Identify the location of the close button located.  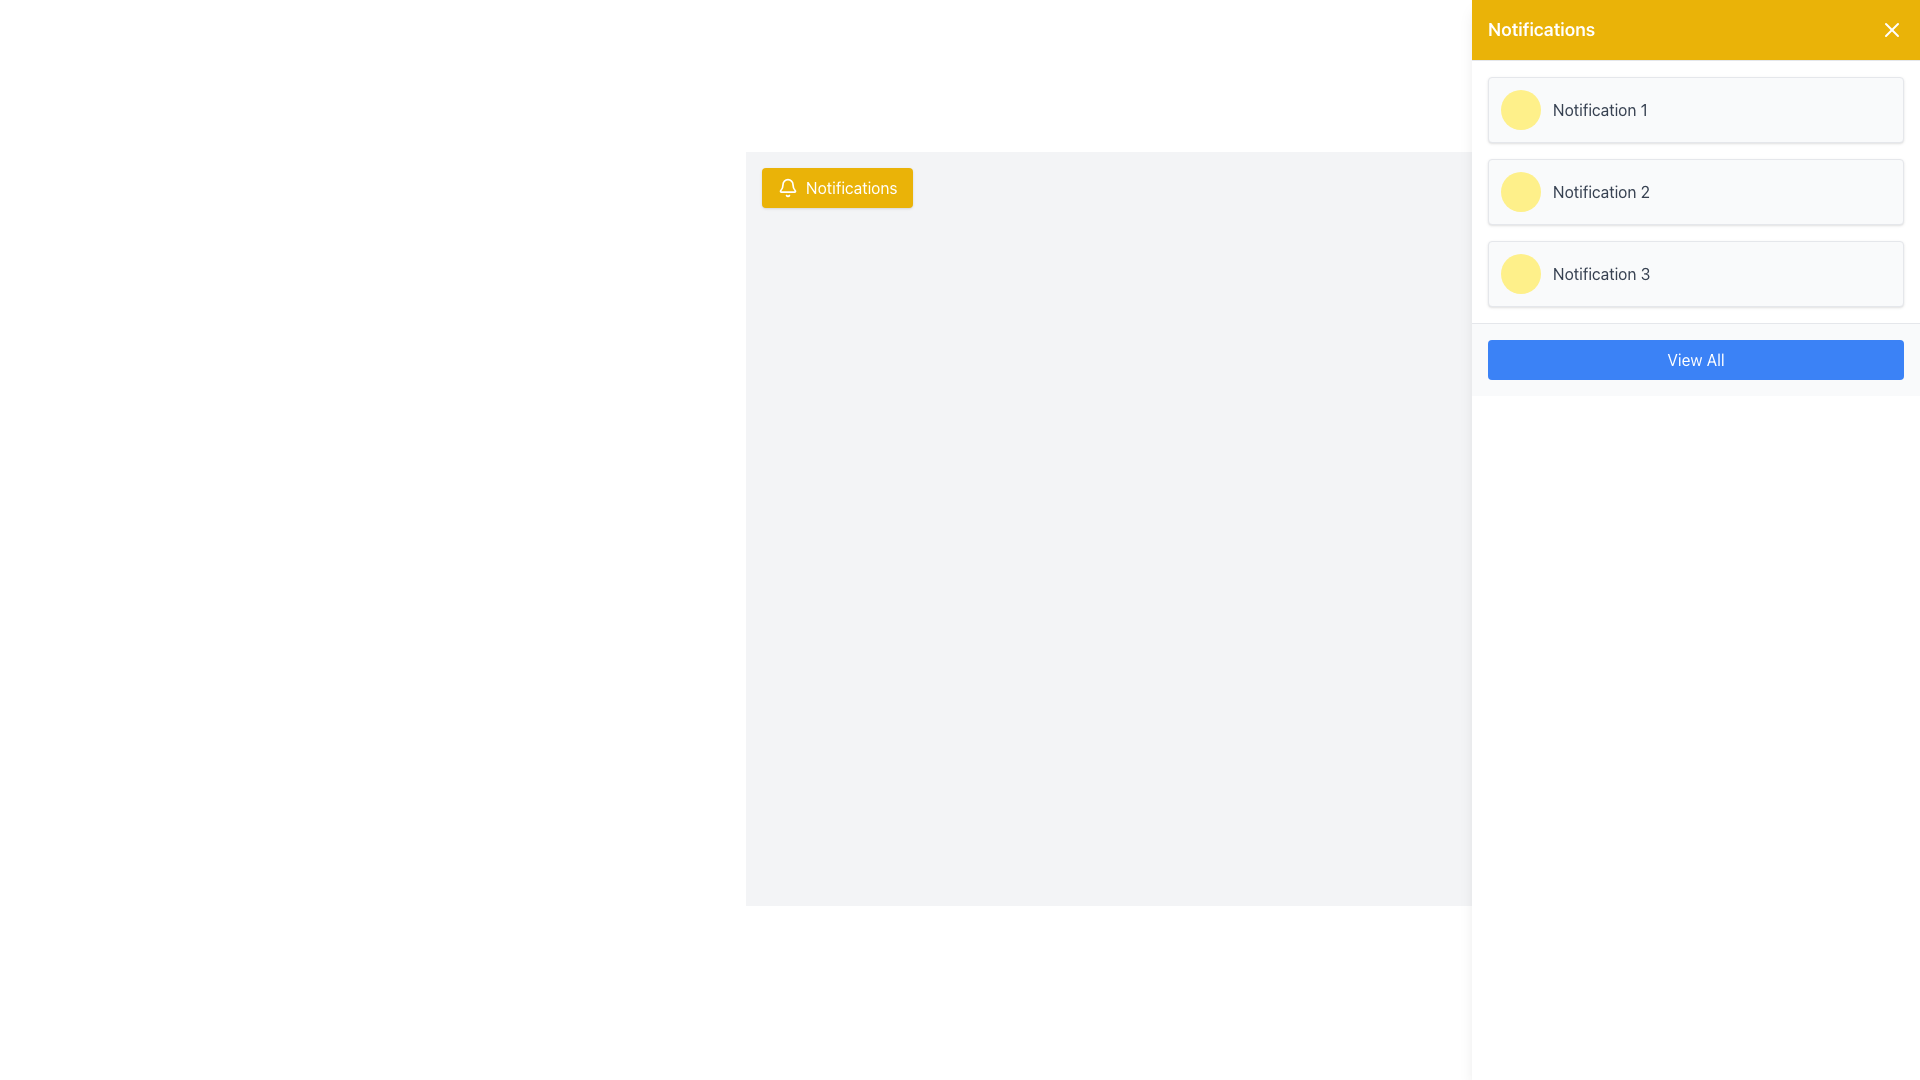
(1890, 30).